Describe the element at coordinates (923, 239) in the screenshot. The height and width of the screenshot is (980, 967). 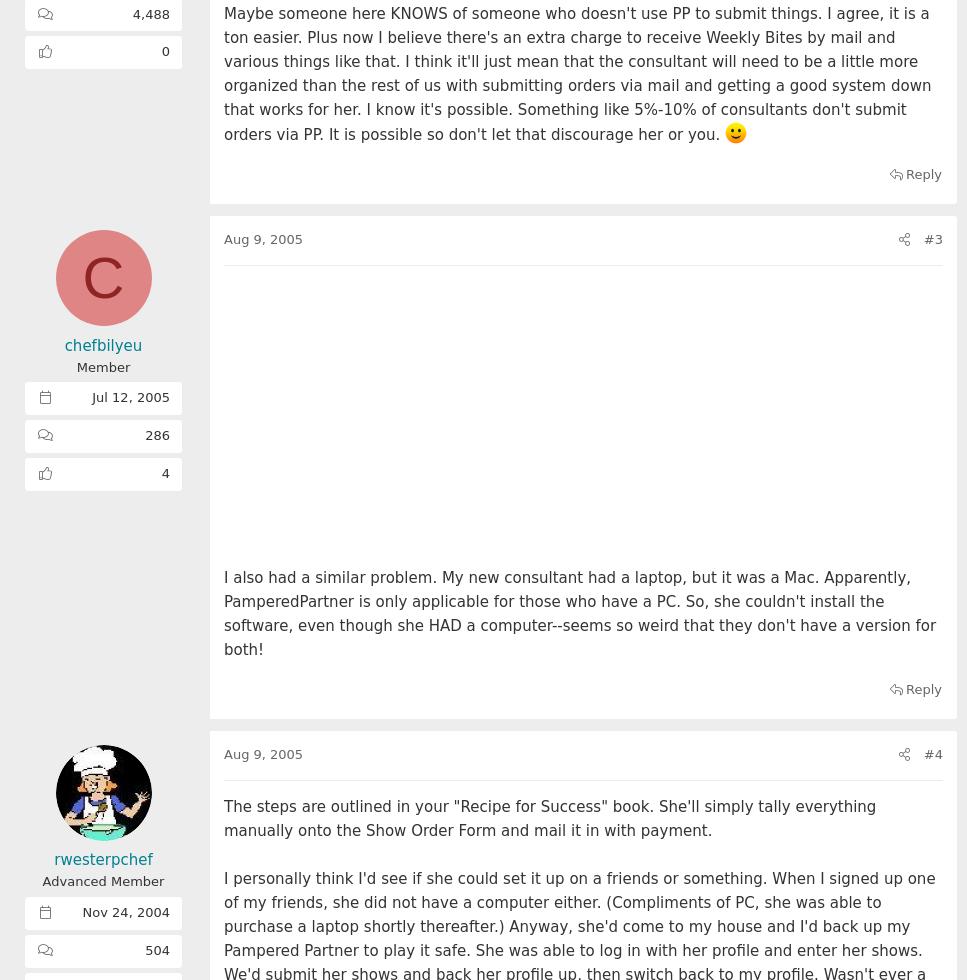
I see `'#3'` at that location.